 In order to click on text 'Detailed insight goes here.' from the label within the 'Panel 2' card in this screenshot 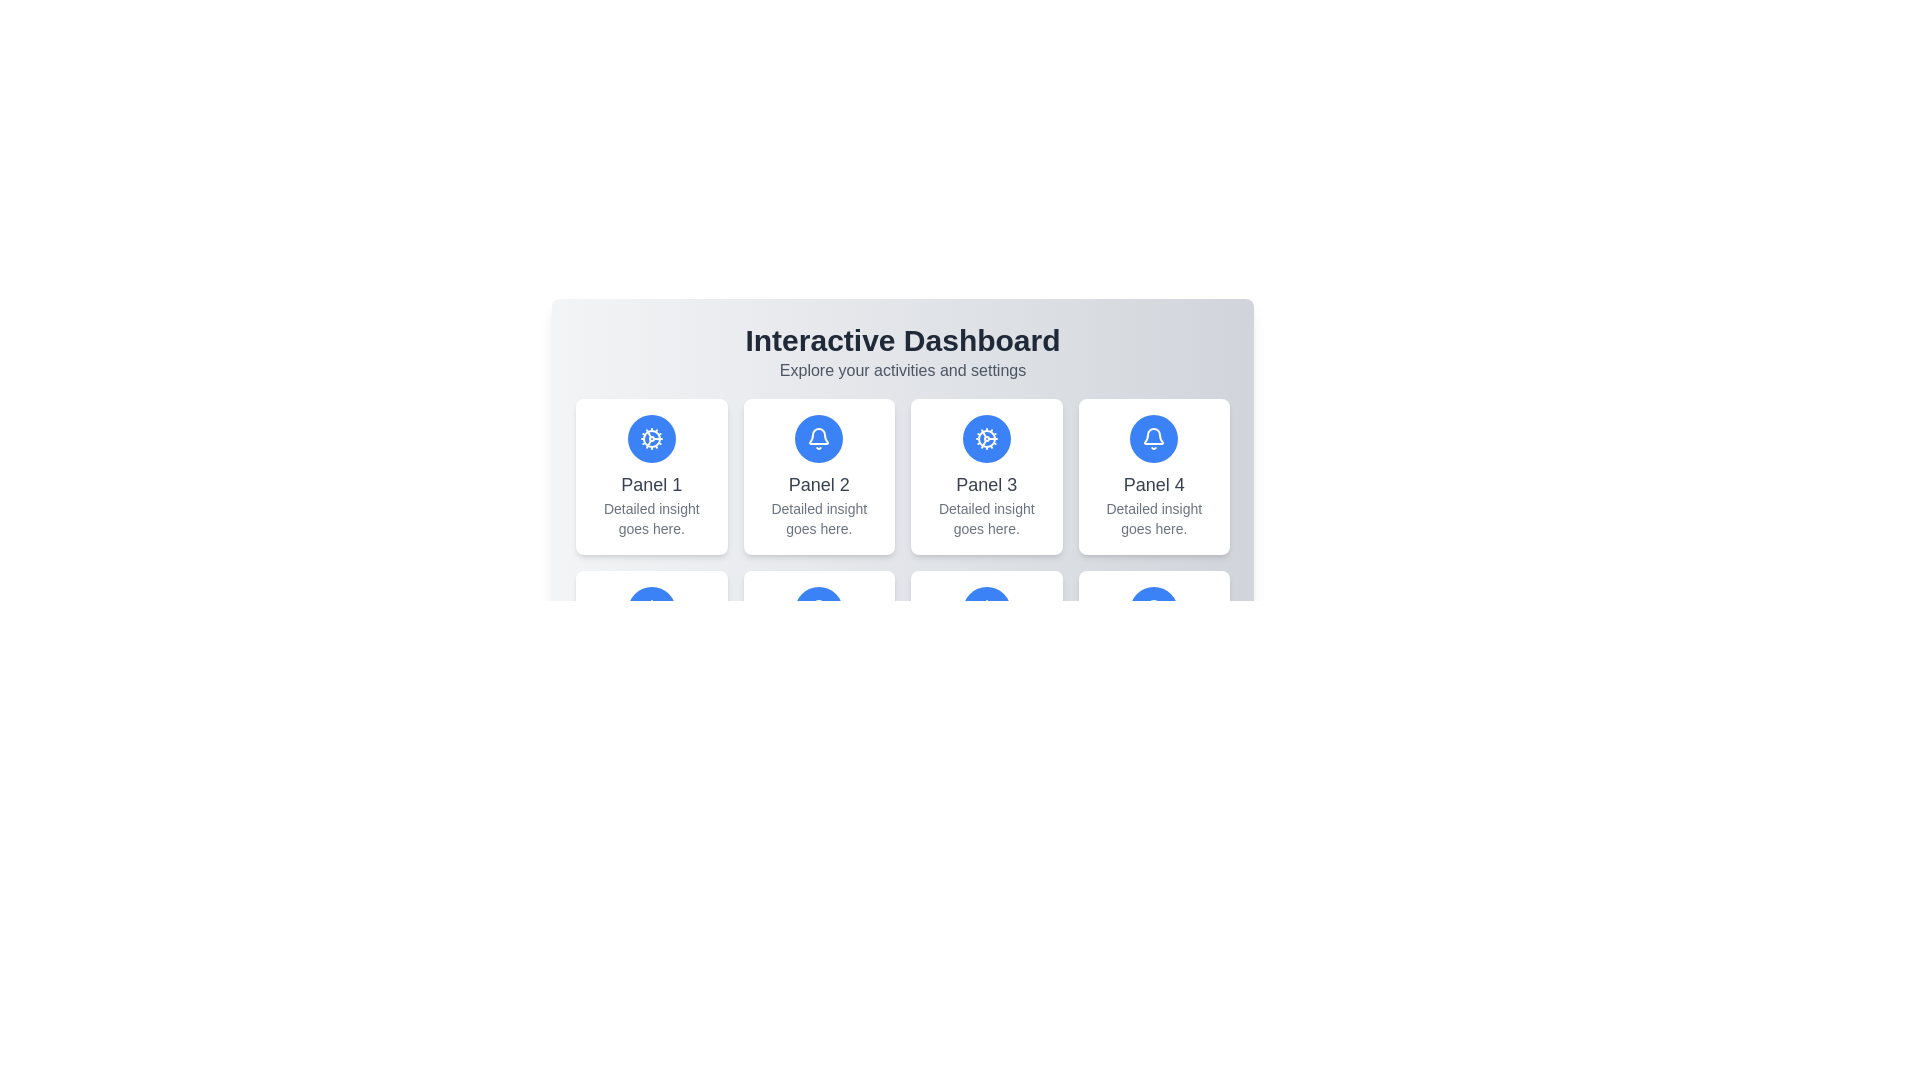, I will do `click(819, 518)`.